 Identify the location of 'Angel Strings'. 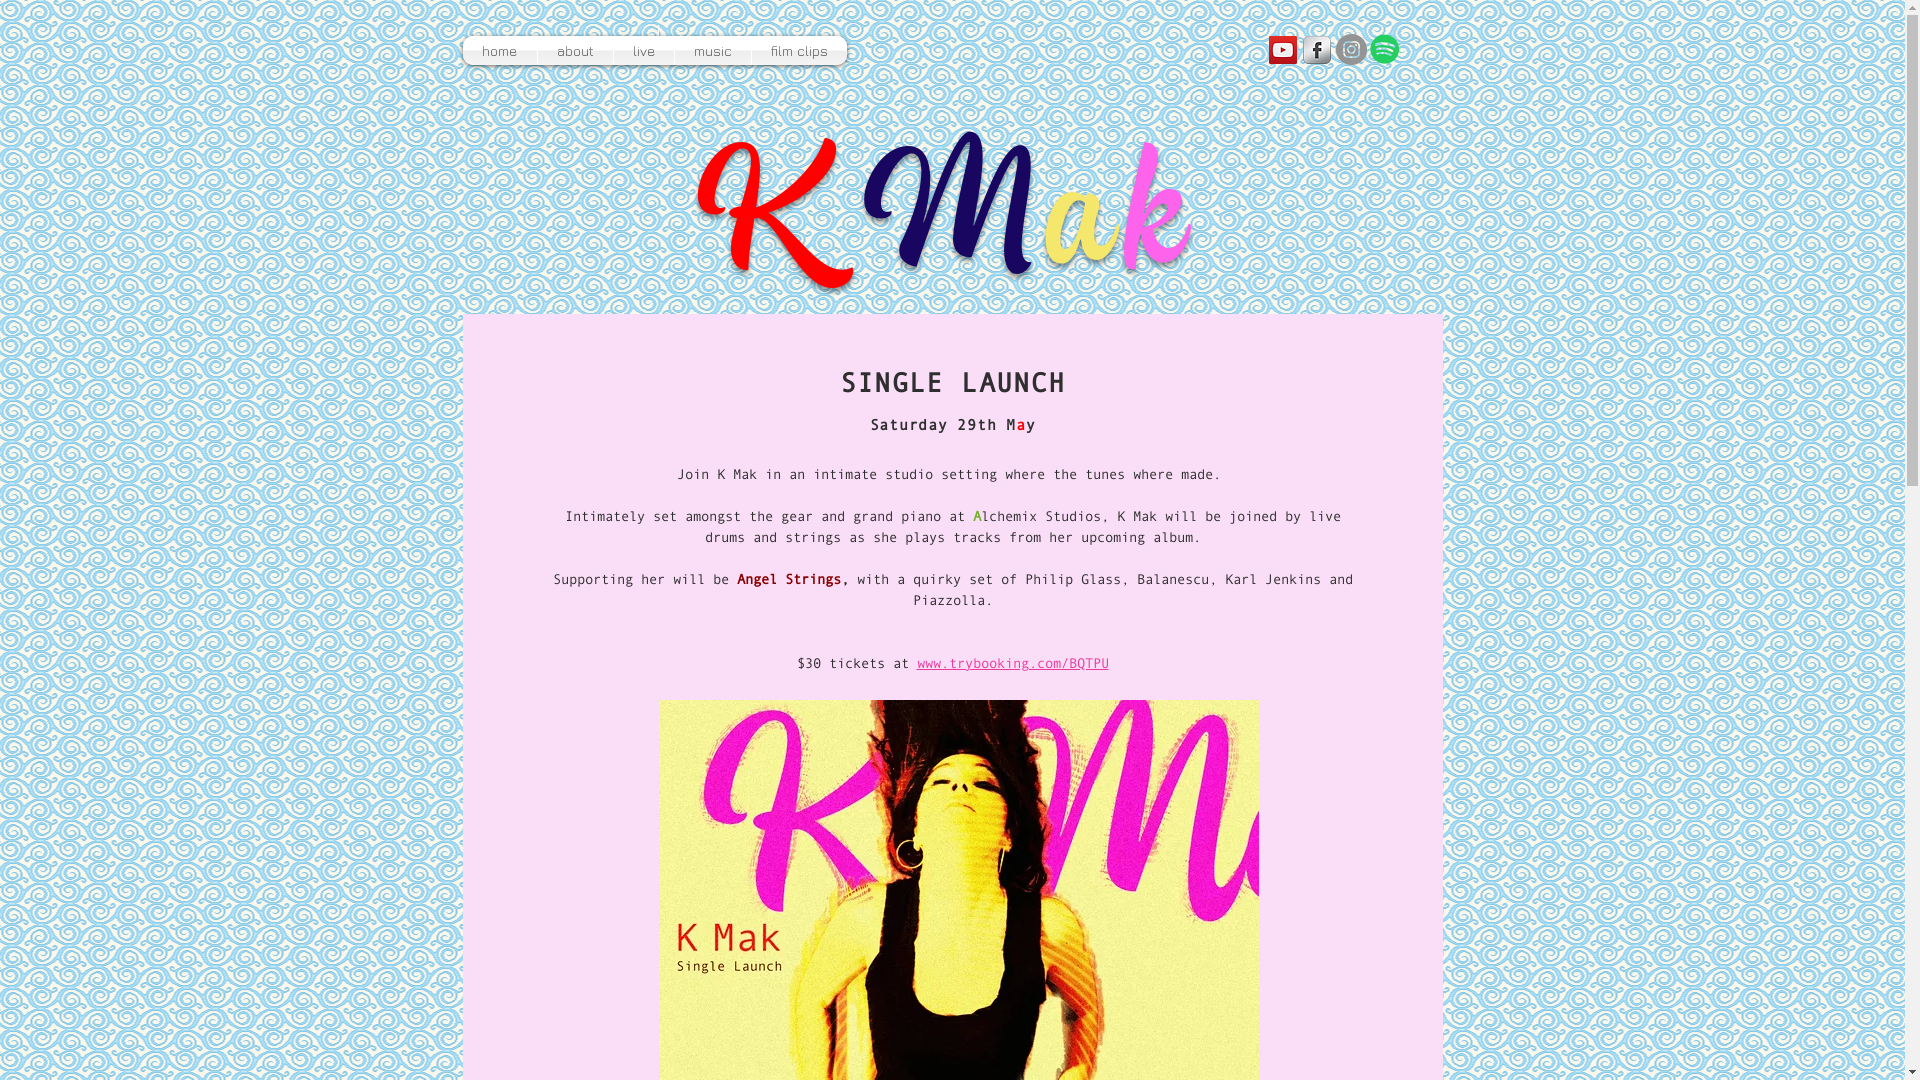
(786, 578).